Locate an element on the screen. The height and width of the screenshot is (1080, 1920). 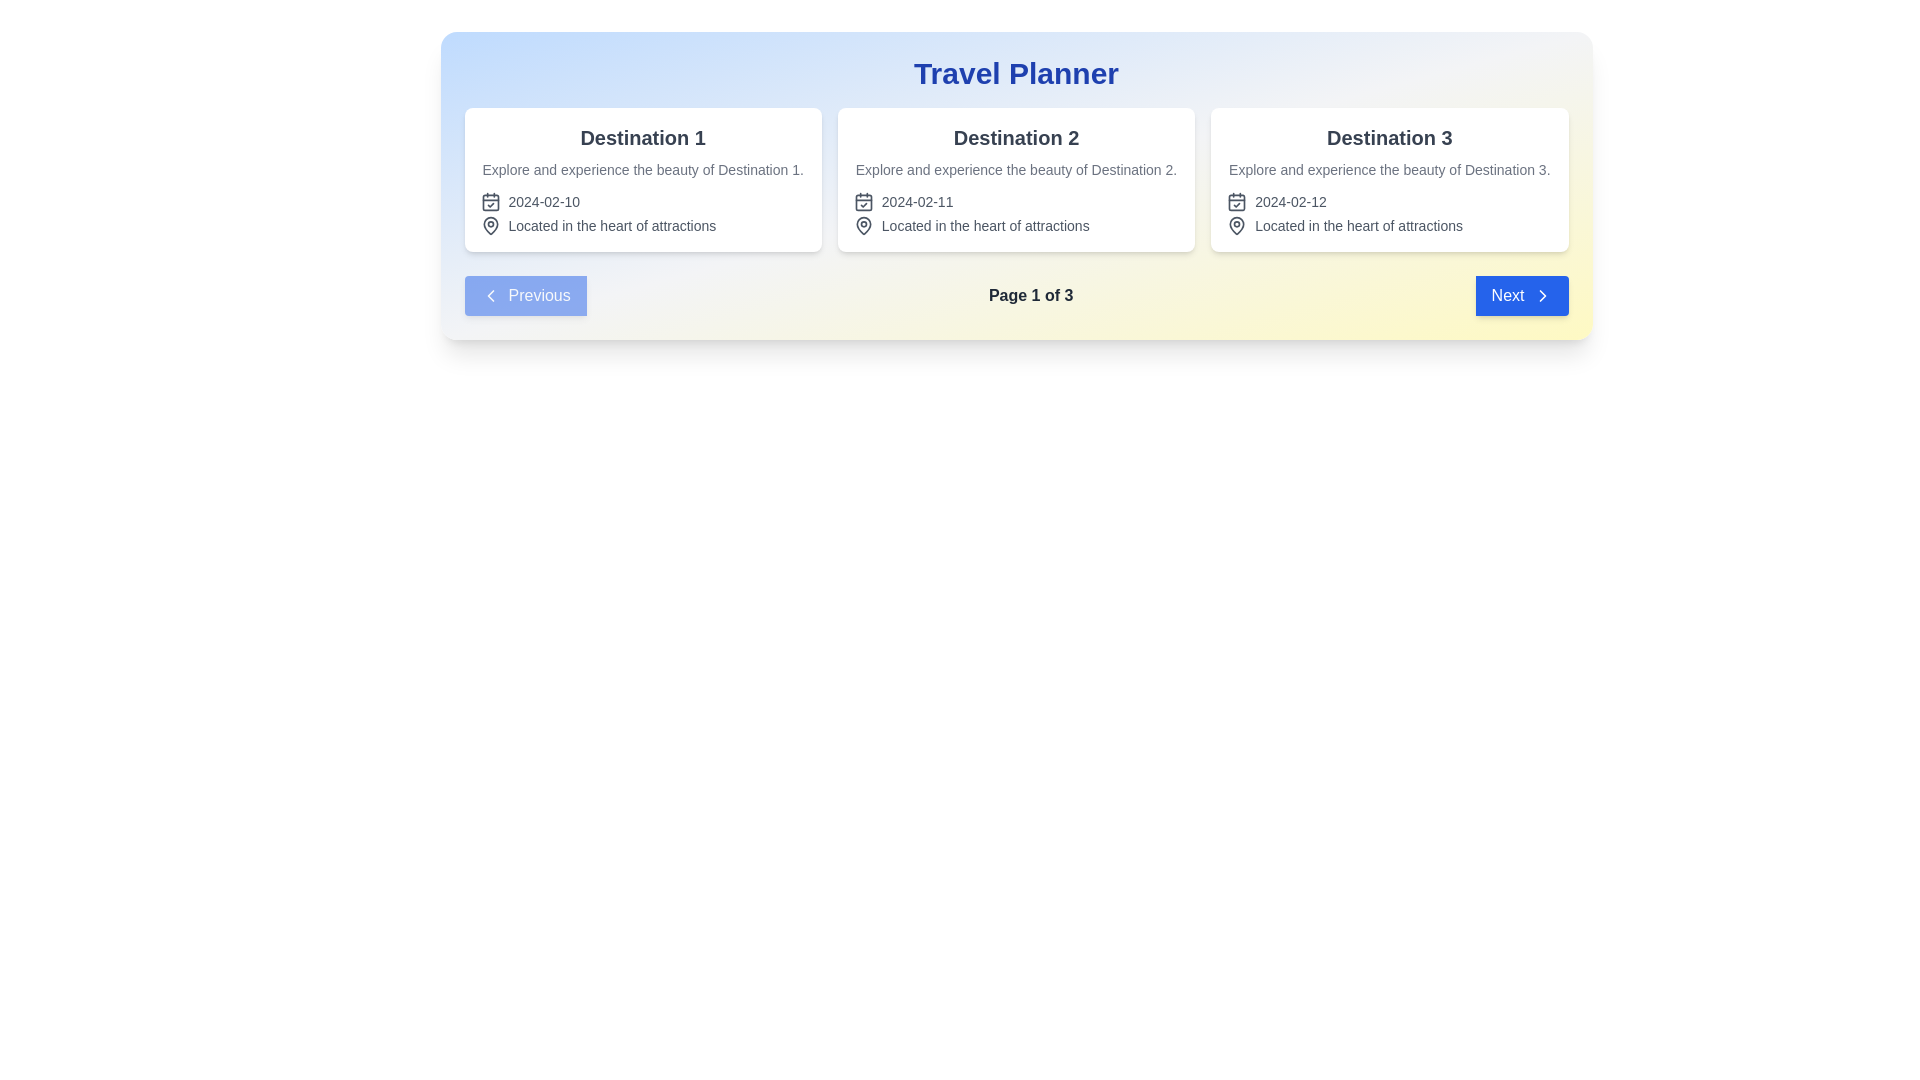
the location pin icon, which is a small icon resembling a location pin that is located to the left of the text stating 'Located in the heart of attractions.' is located at coordinates (1236, 225).